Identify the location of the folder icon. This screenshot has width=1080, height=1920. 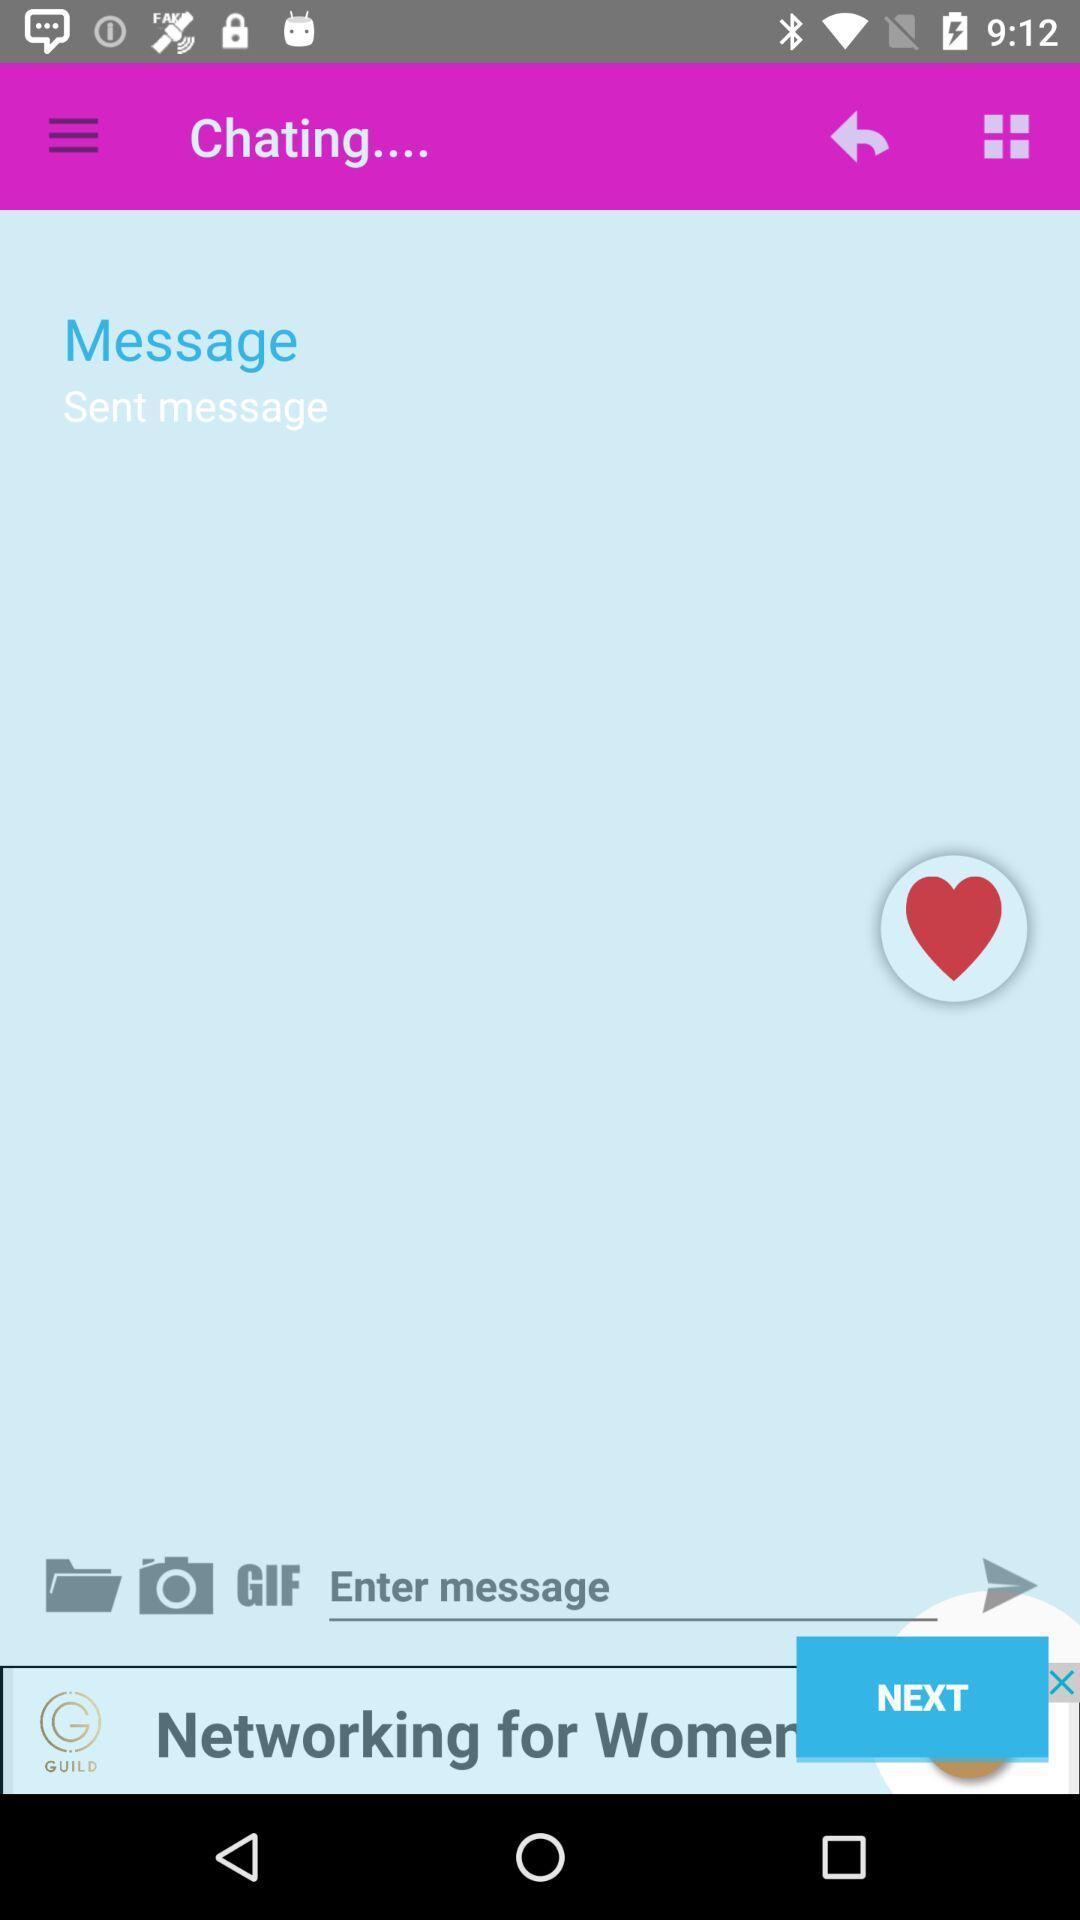
(87, 1584).